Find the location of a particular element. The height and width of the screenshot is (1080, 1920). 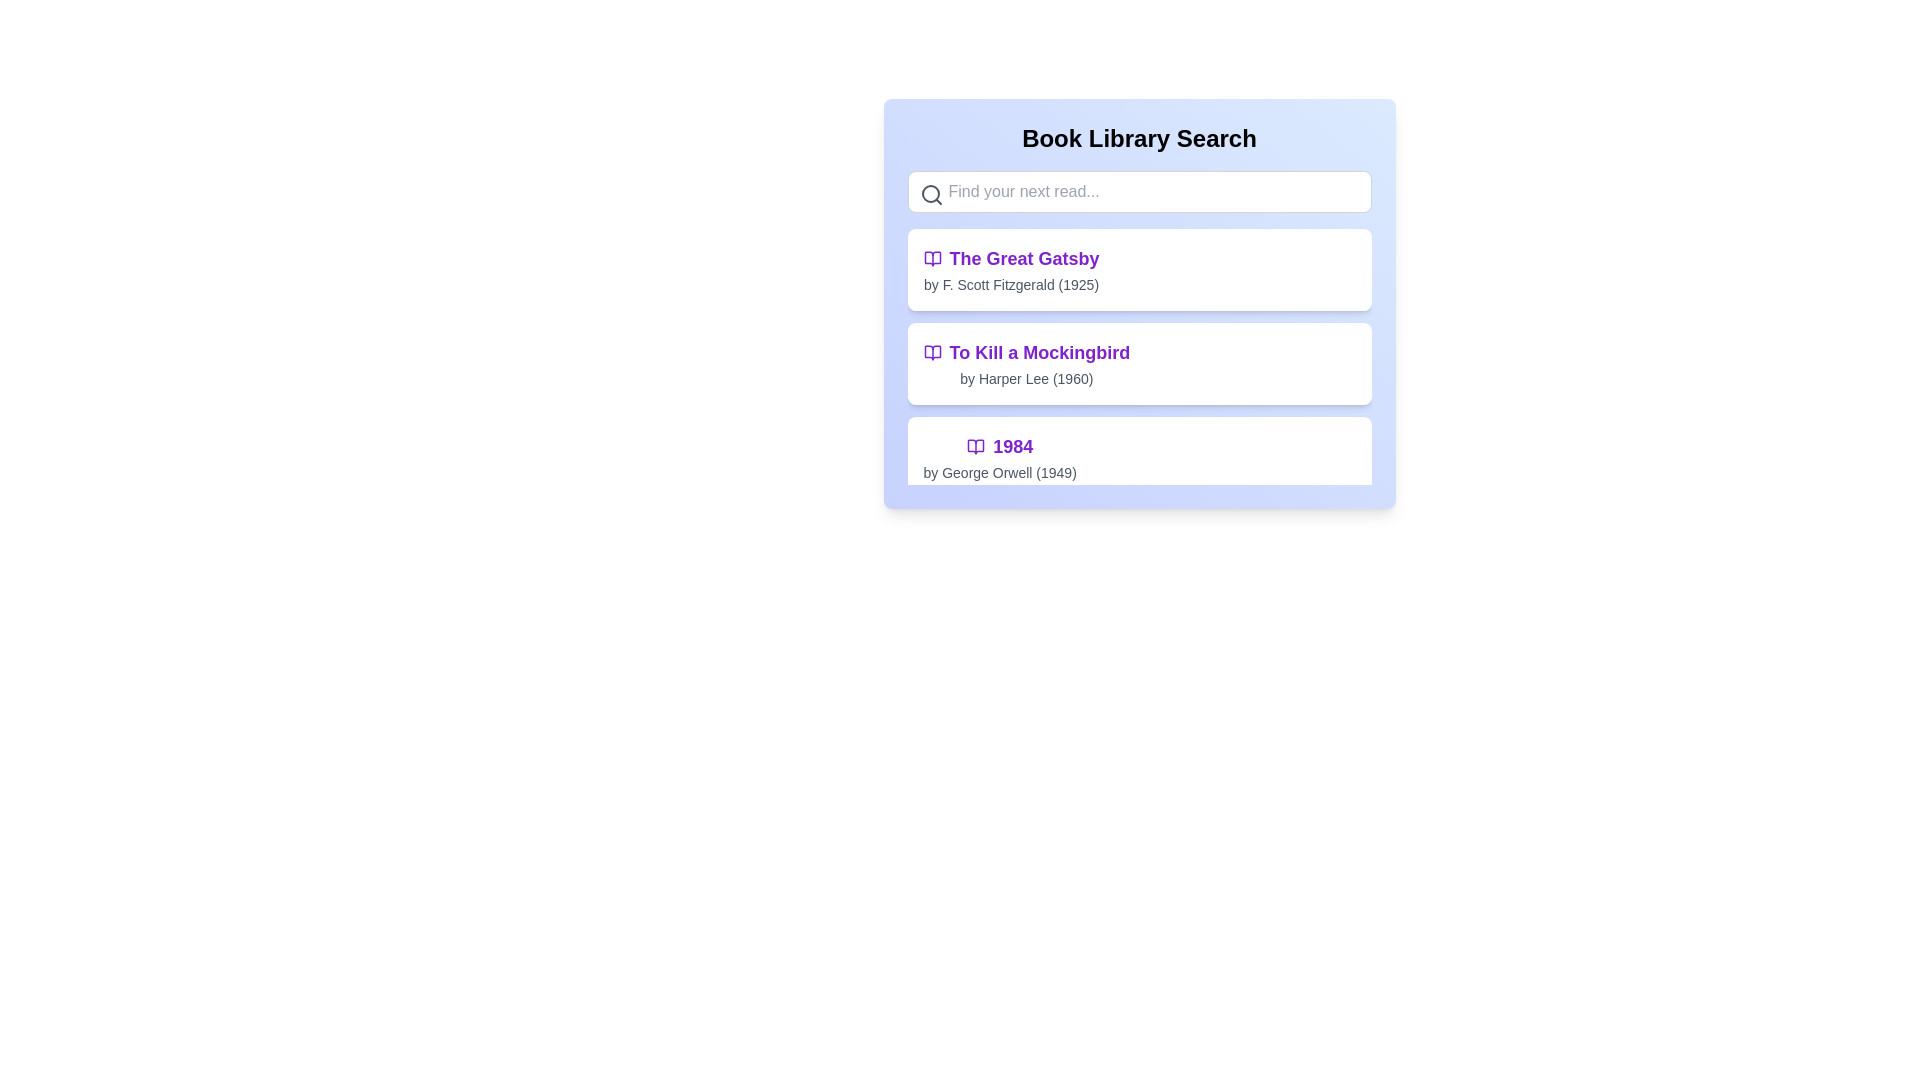

the informational card displaying the book title 'The Great Gatsby' and the author 'by F. Scott Fitzgerald (1925)', which is the first card in a vertical list of similar elements is located at coordinates (1139, 270).